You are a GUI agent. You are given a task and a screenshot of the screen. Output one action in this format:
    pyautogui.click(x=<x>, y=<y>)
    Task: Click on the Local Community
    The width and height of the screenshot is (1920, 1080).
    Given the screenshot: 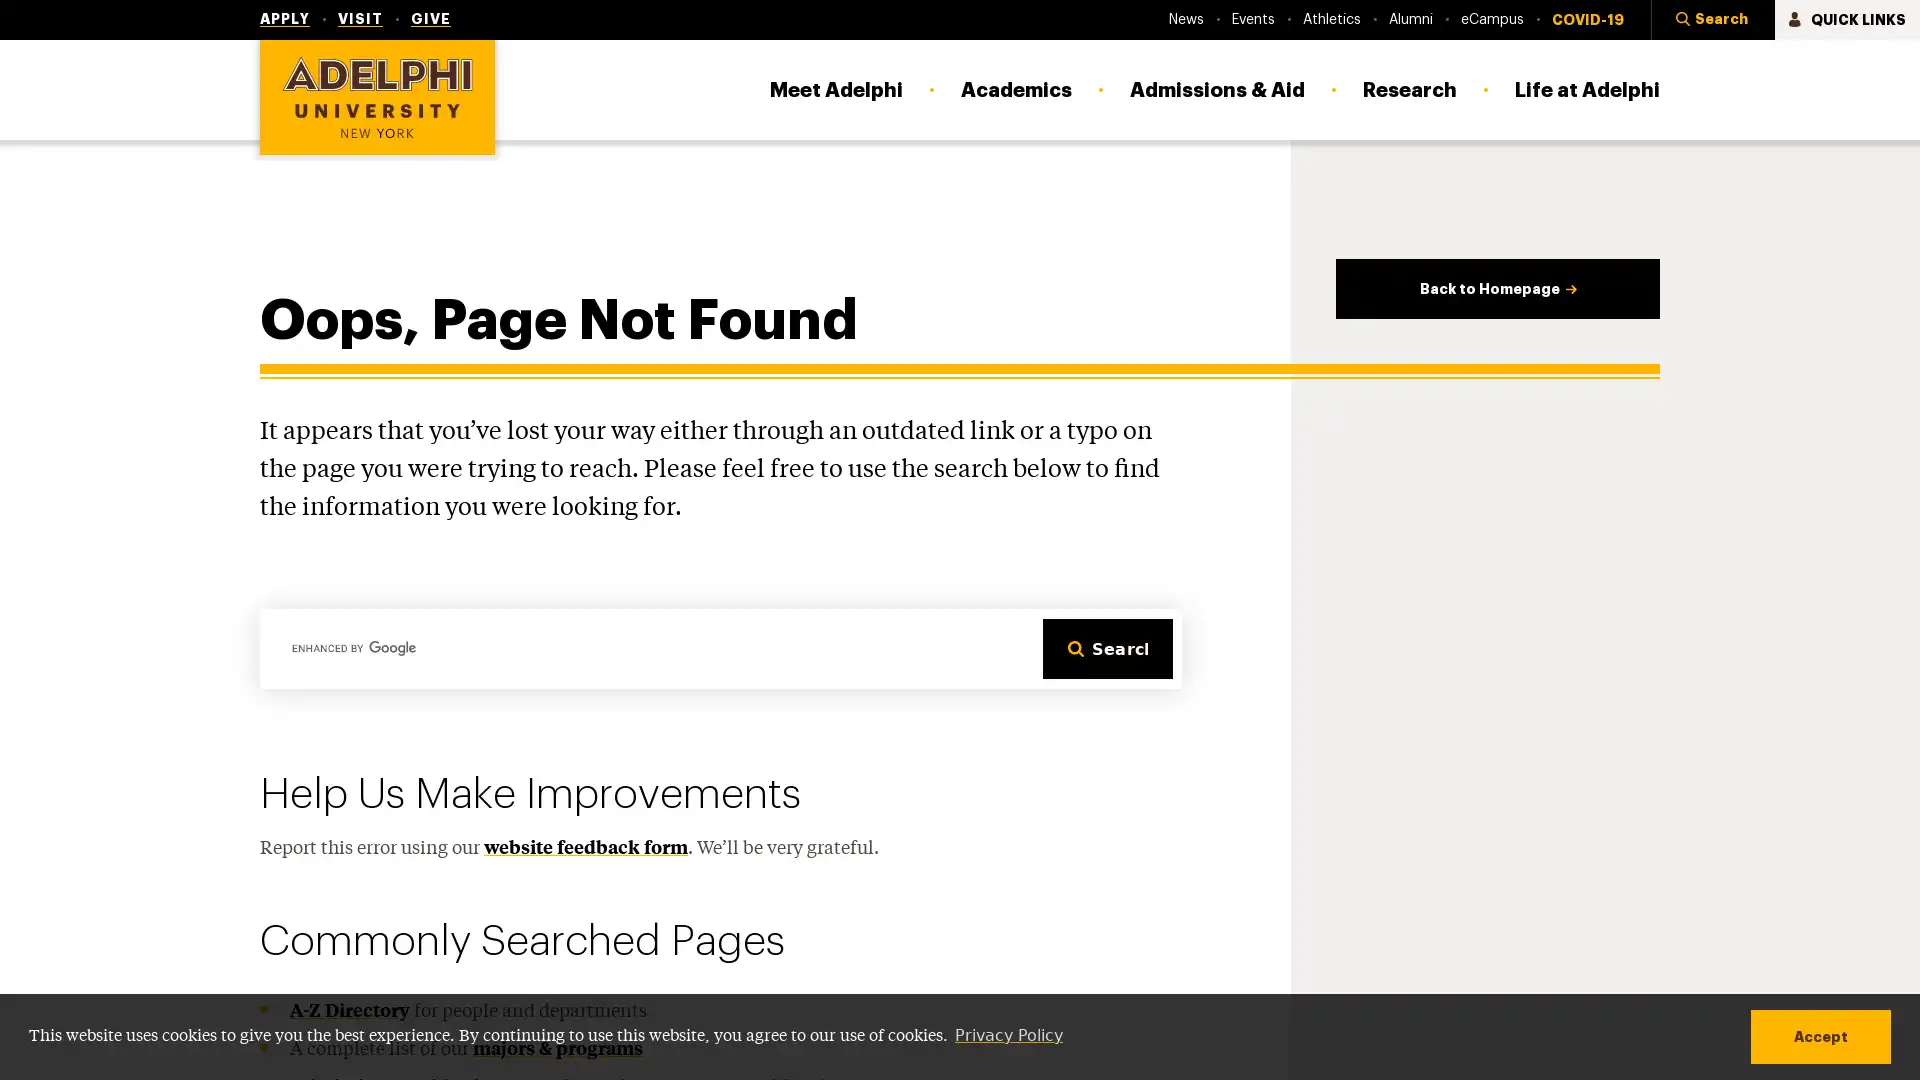 What is the action you would take?
    pyautogui.click(x=1339, y=338)
    